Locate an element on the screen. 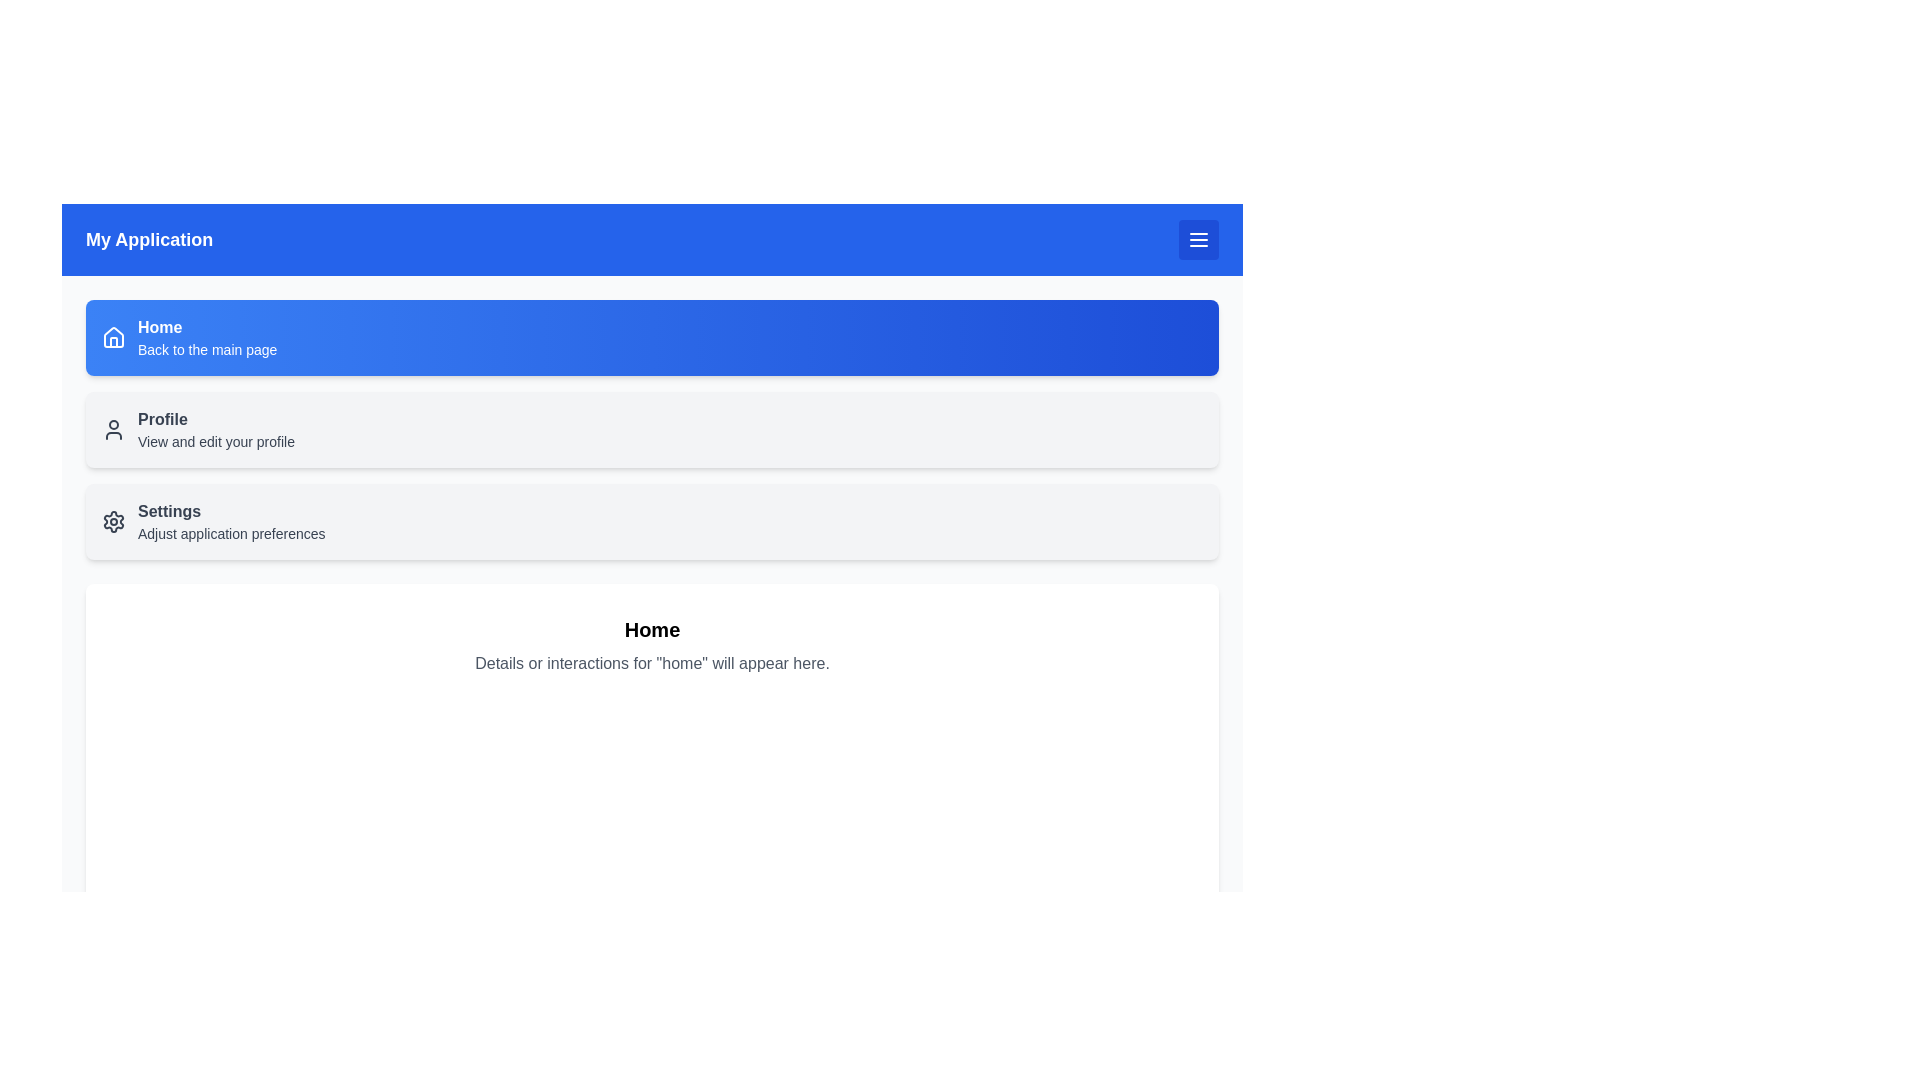 The height and width of the screenshot is (1080, 1920). the settings button located in the middle of a vertical list, directly below the 'Profile' section is located at coordinates (652, 520).